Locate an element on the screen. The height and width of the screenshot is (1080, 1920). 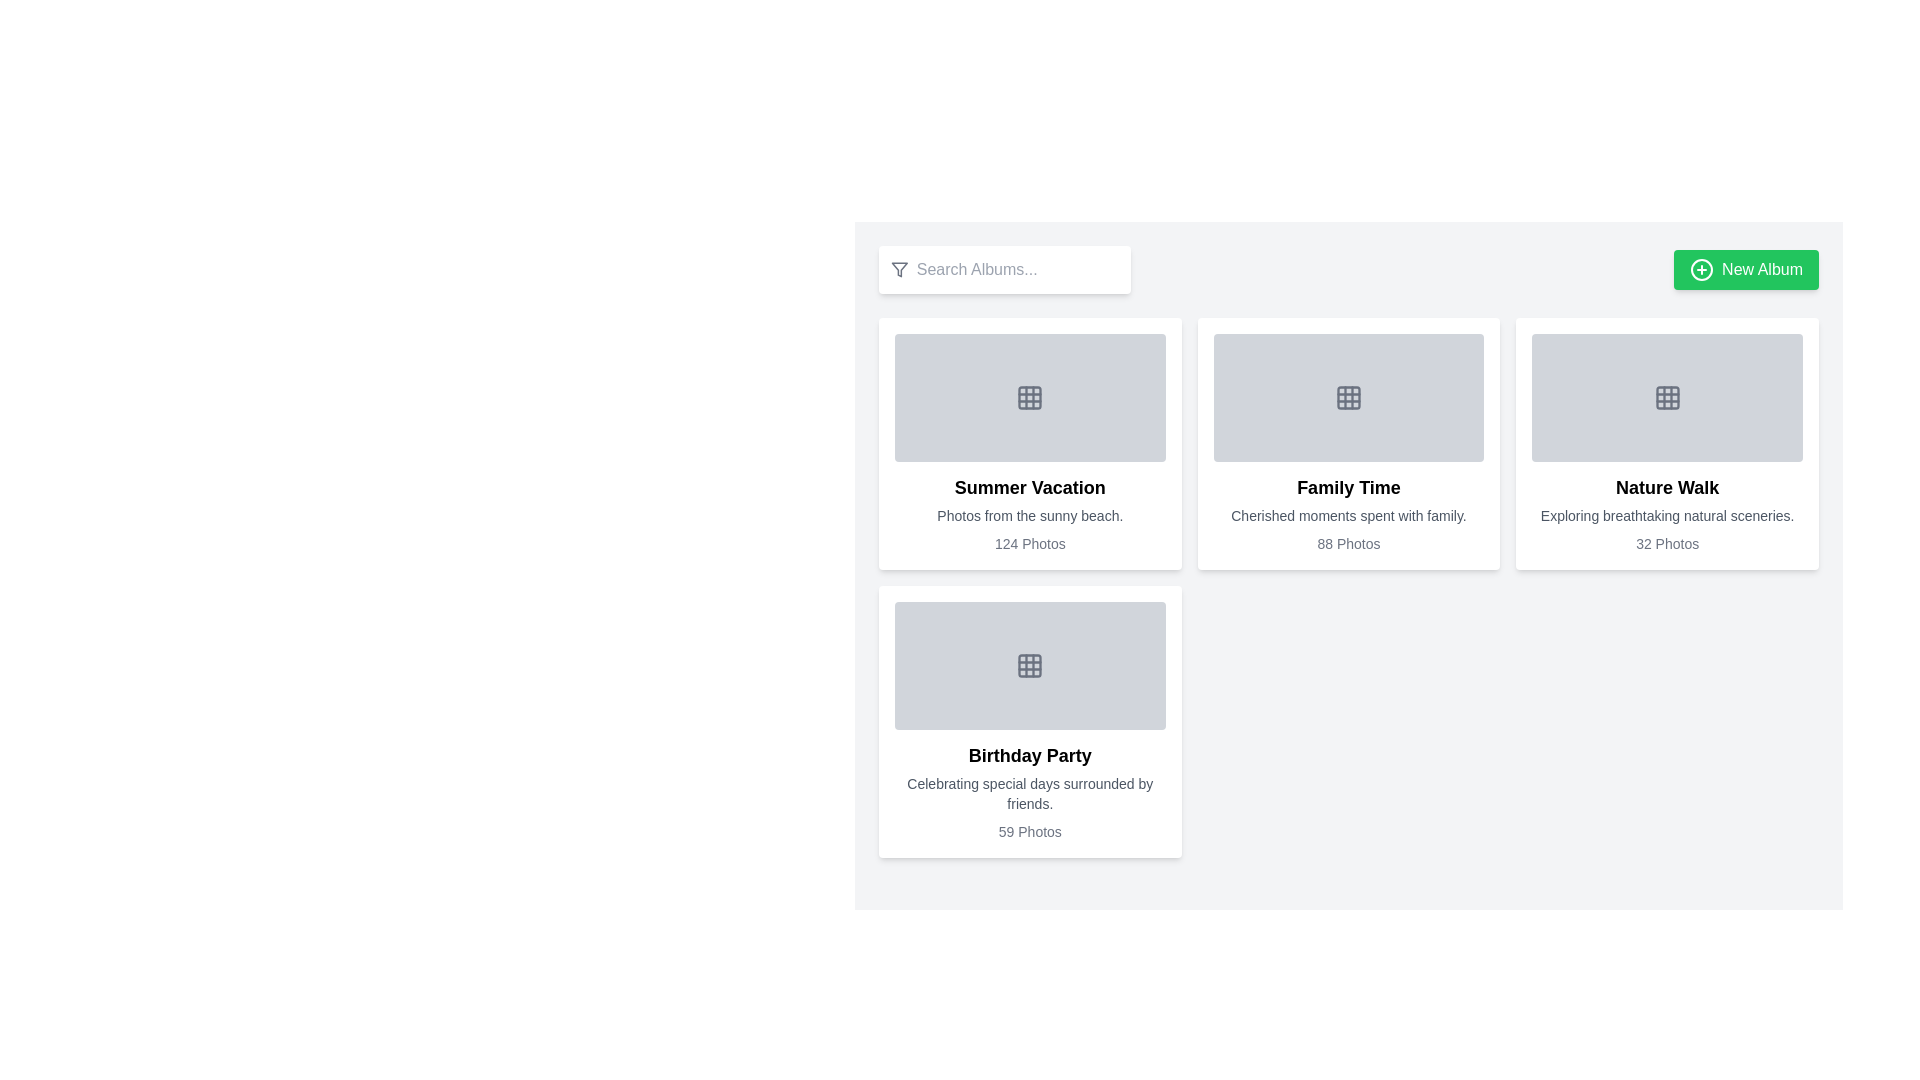
text from the second text block displaying 'Cherished moments spent with family.' within the 'Family Time' card is located at coordinates (1348, 515).